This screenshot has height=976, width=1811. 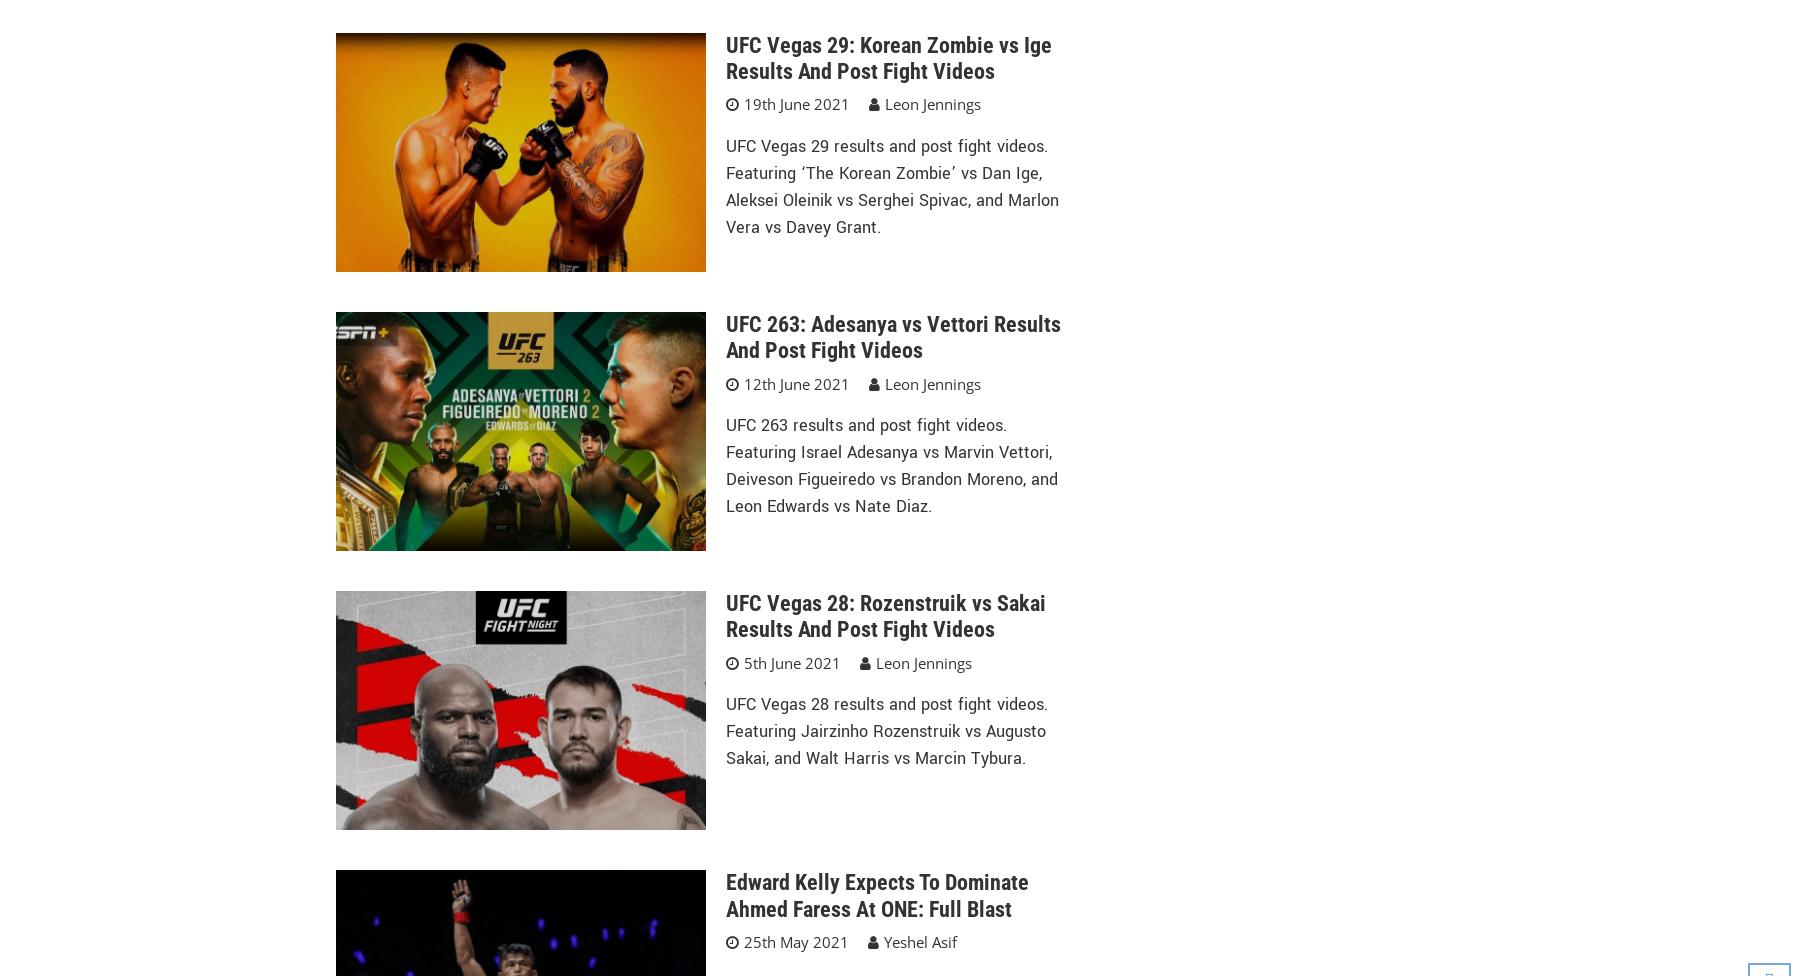 What do you see at coordinates (794, 104) in the screenshot?
I see `'19th June 2021'` at bounding box center [794, 104].